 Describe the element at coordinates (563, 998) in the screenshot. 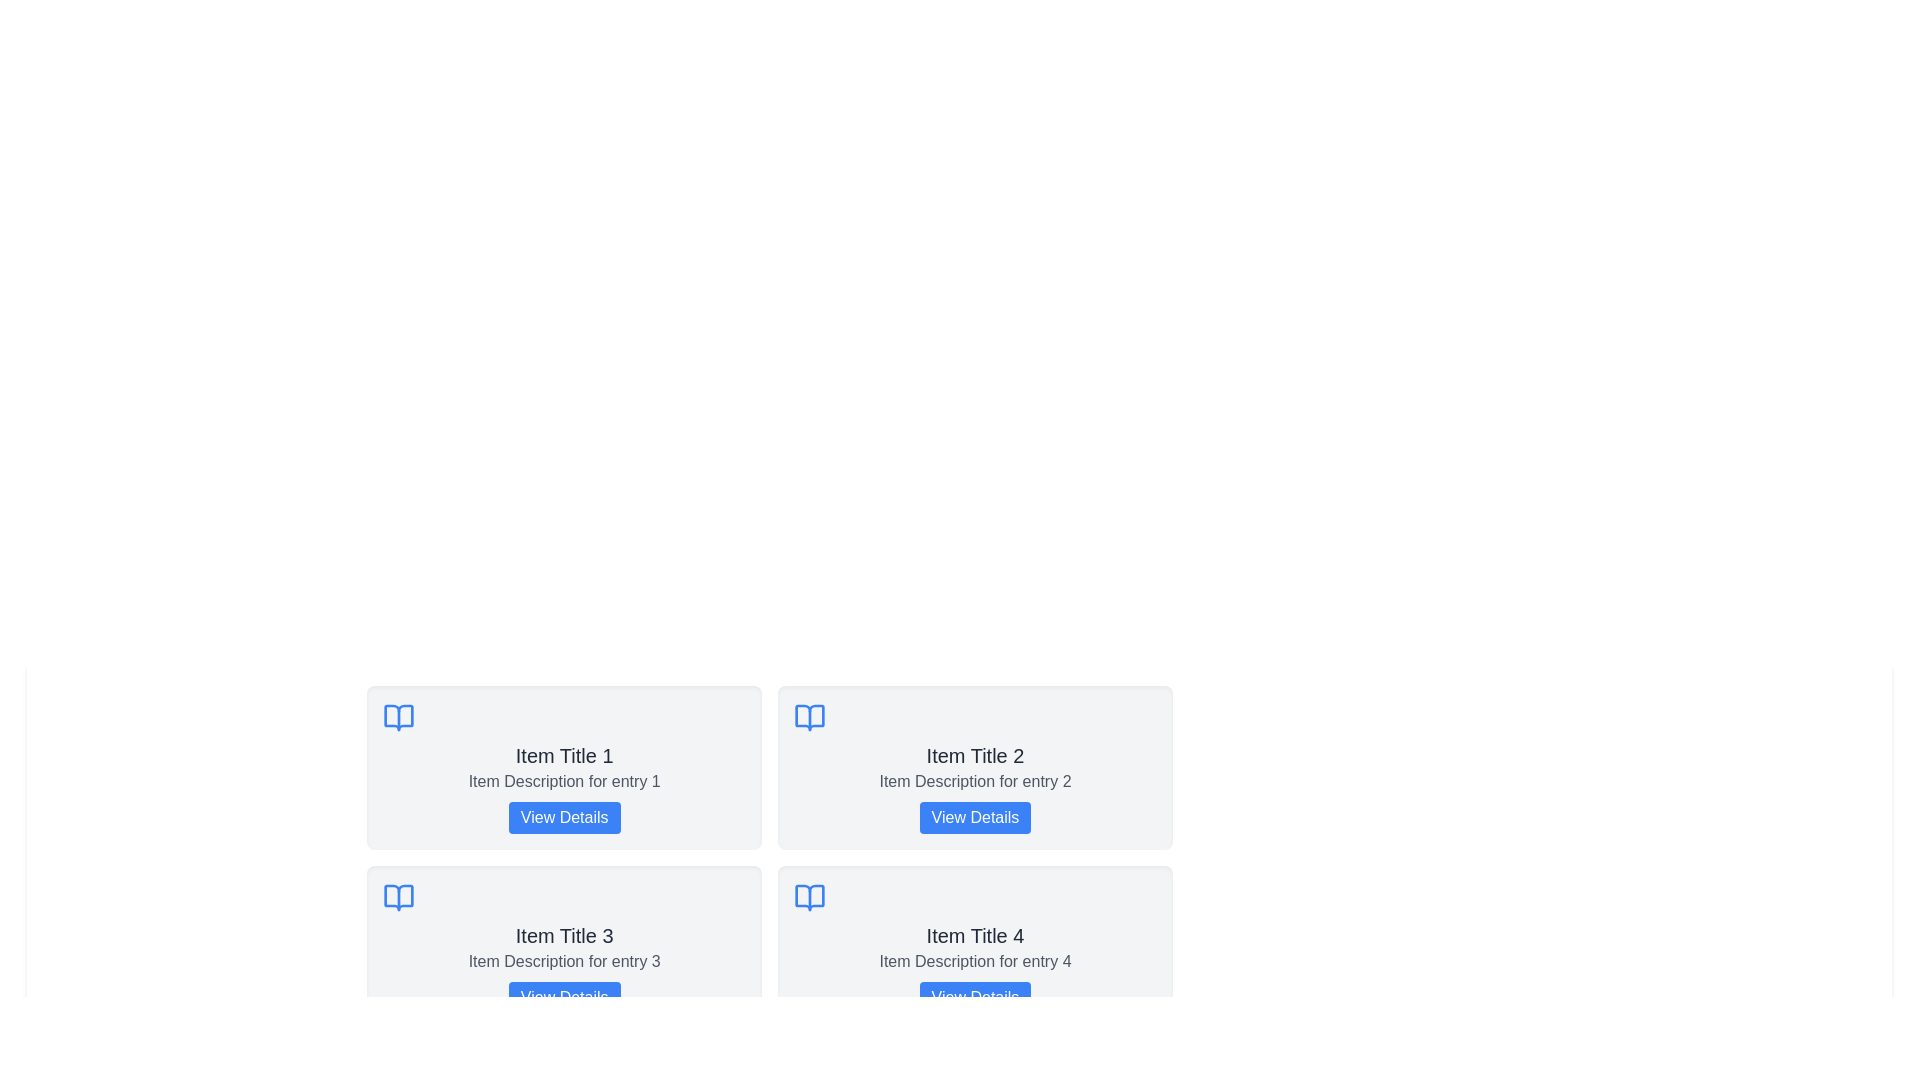

I see `the 'View Details' button with a blue background and white text located at the bottom-right corner of the third card from the left` at that location.